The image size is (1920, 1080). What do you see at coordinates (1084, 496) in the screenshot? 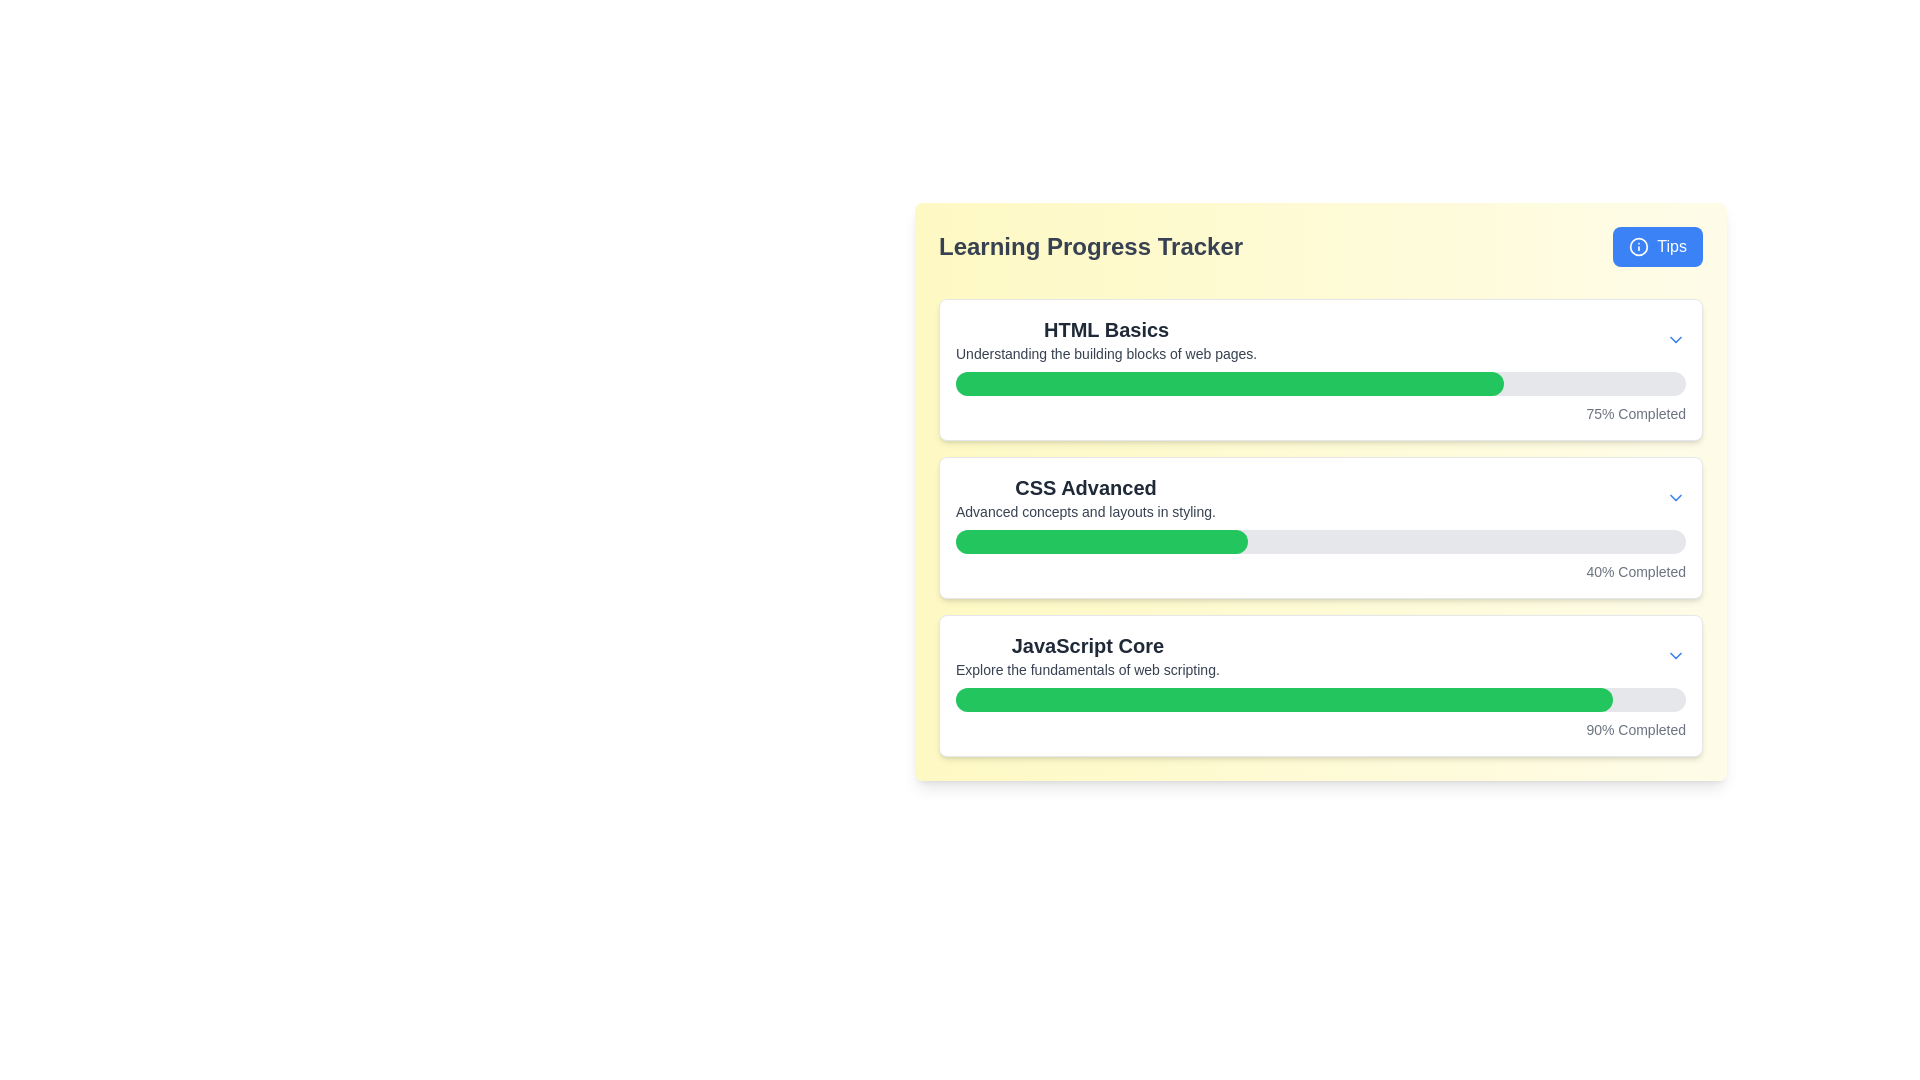
I see `text block containing the title 'CSS Advanced' and subtitle 'Advanced concepts and layouts in styling.' within the Learning Progress Tracker` at bounding box center [1084, 496].